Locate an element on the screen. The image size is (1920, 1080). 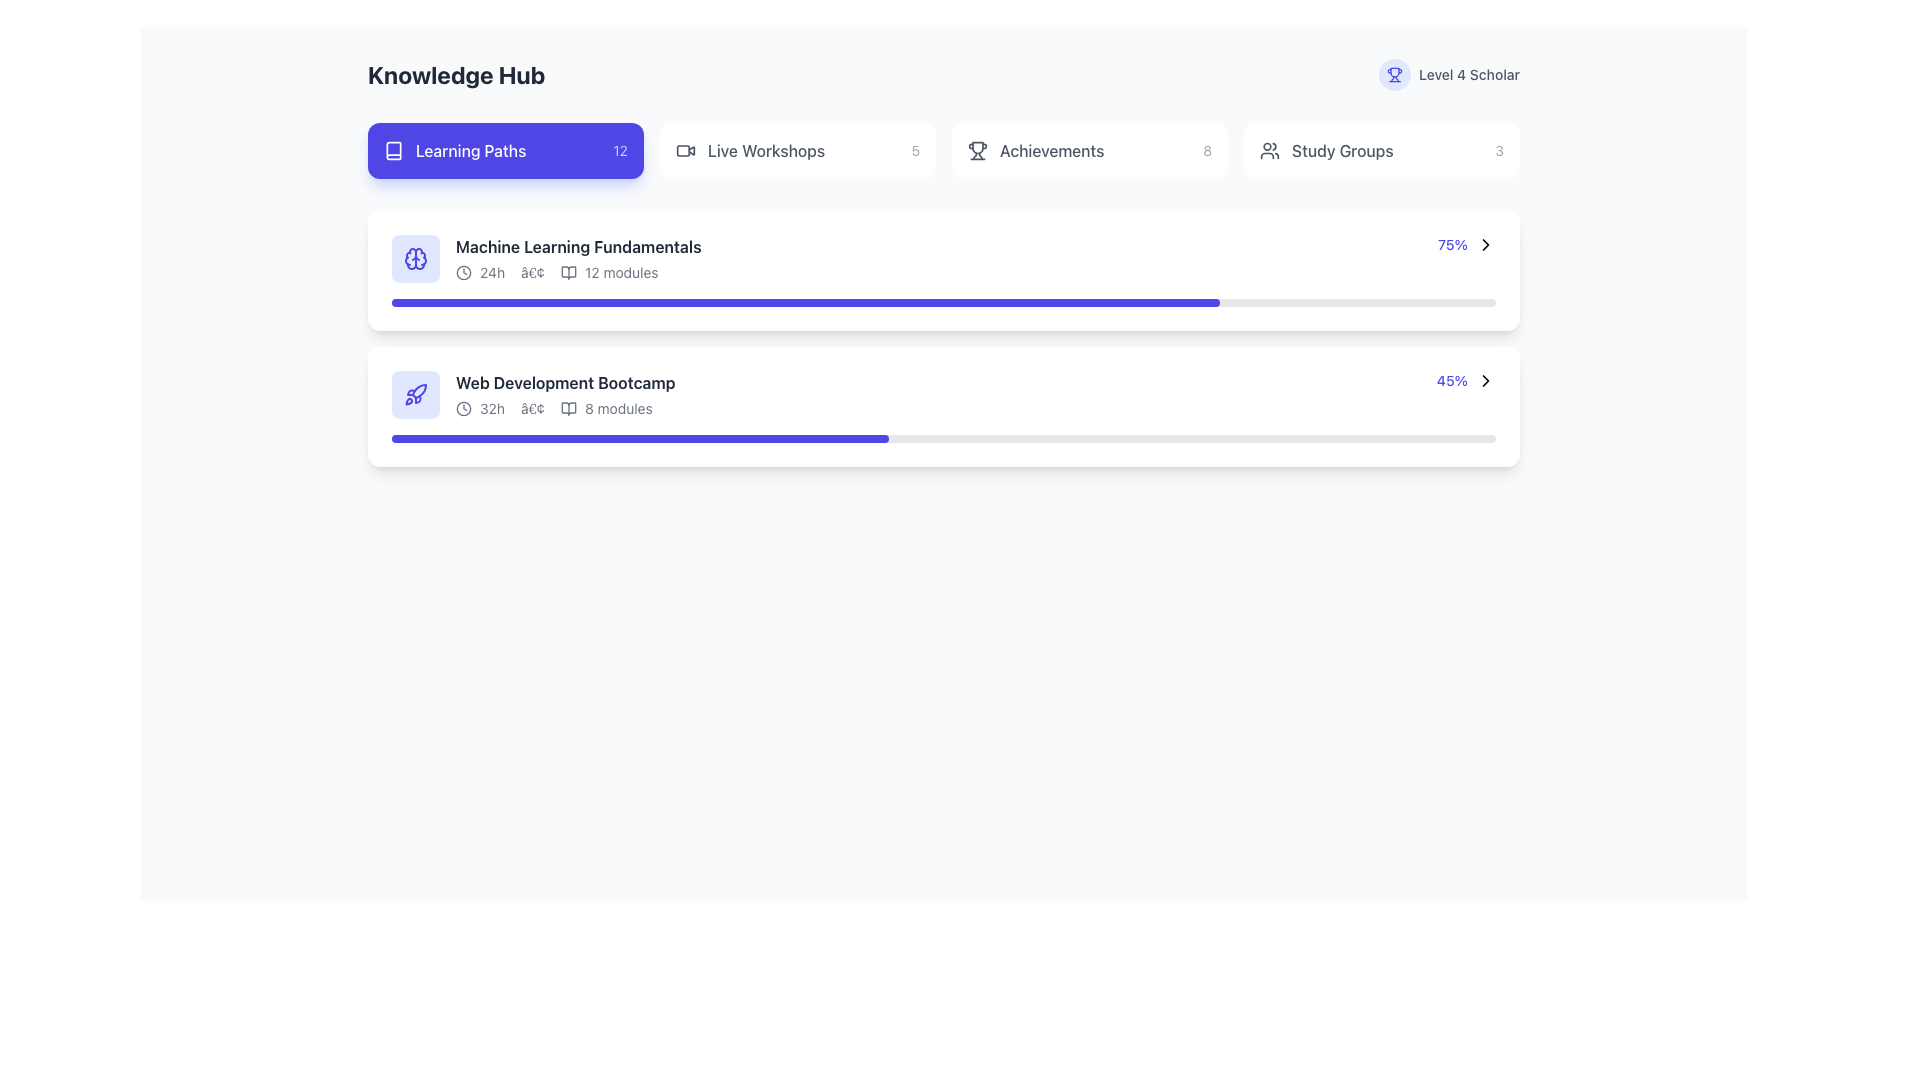
the text element with an adjacent chevron icon indicating the completion percentage of the 'Machine Learning Fundamentals' module, located to the far right of the 'Machine Learning Fundamentals' card in the 'Learning Paths' section is located at coordinates (1467, 244).